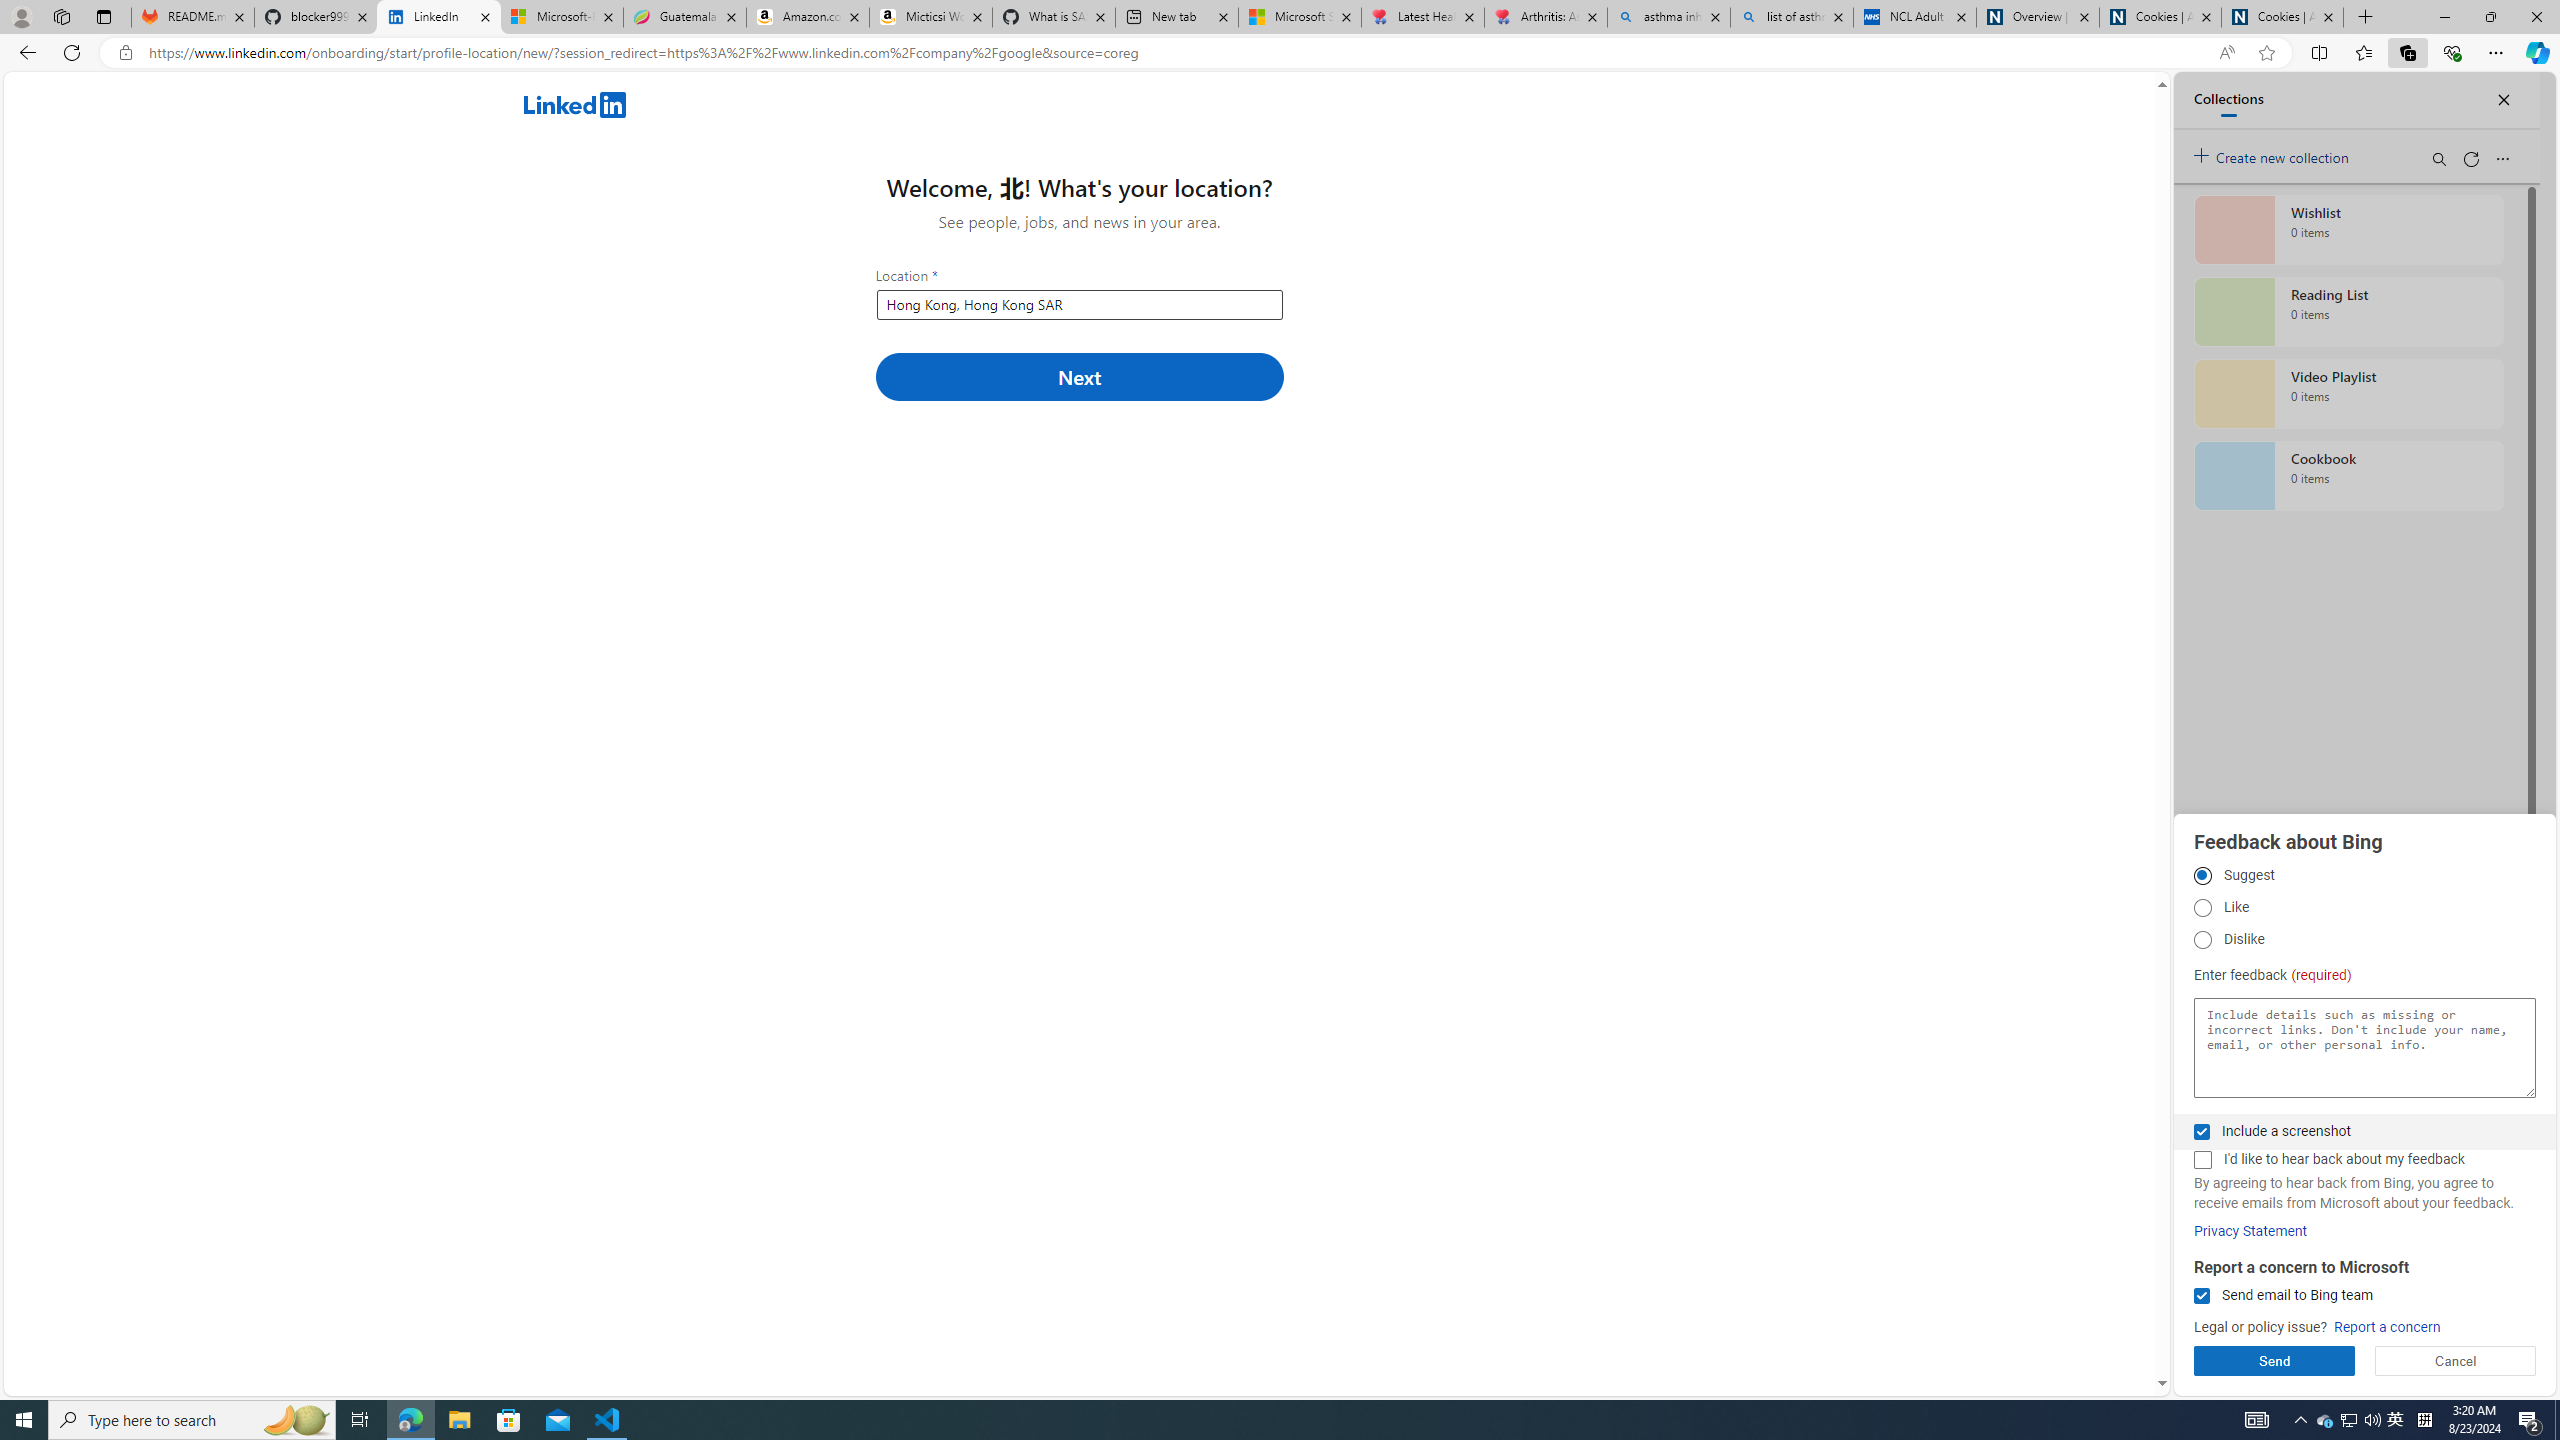  I want to click on 'I', so click(2201, 1158).